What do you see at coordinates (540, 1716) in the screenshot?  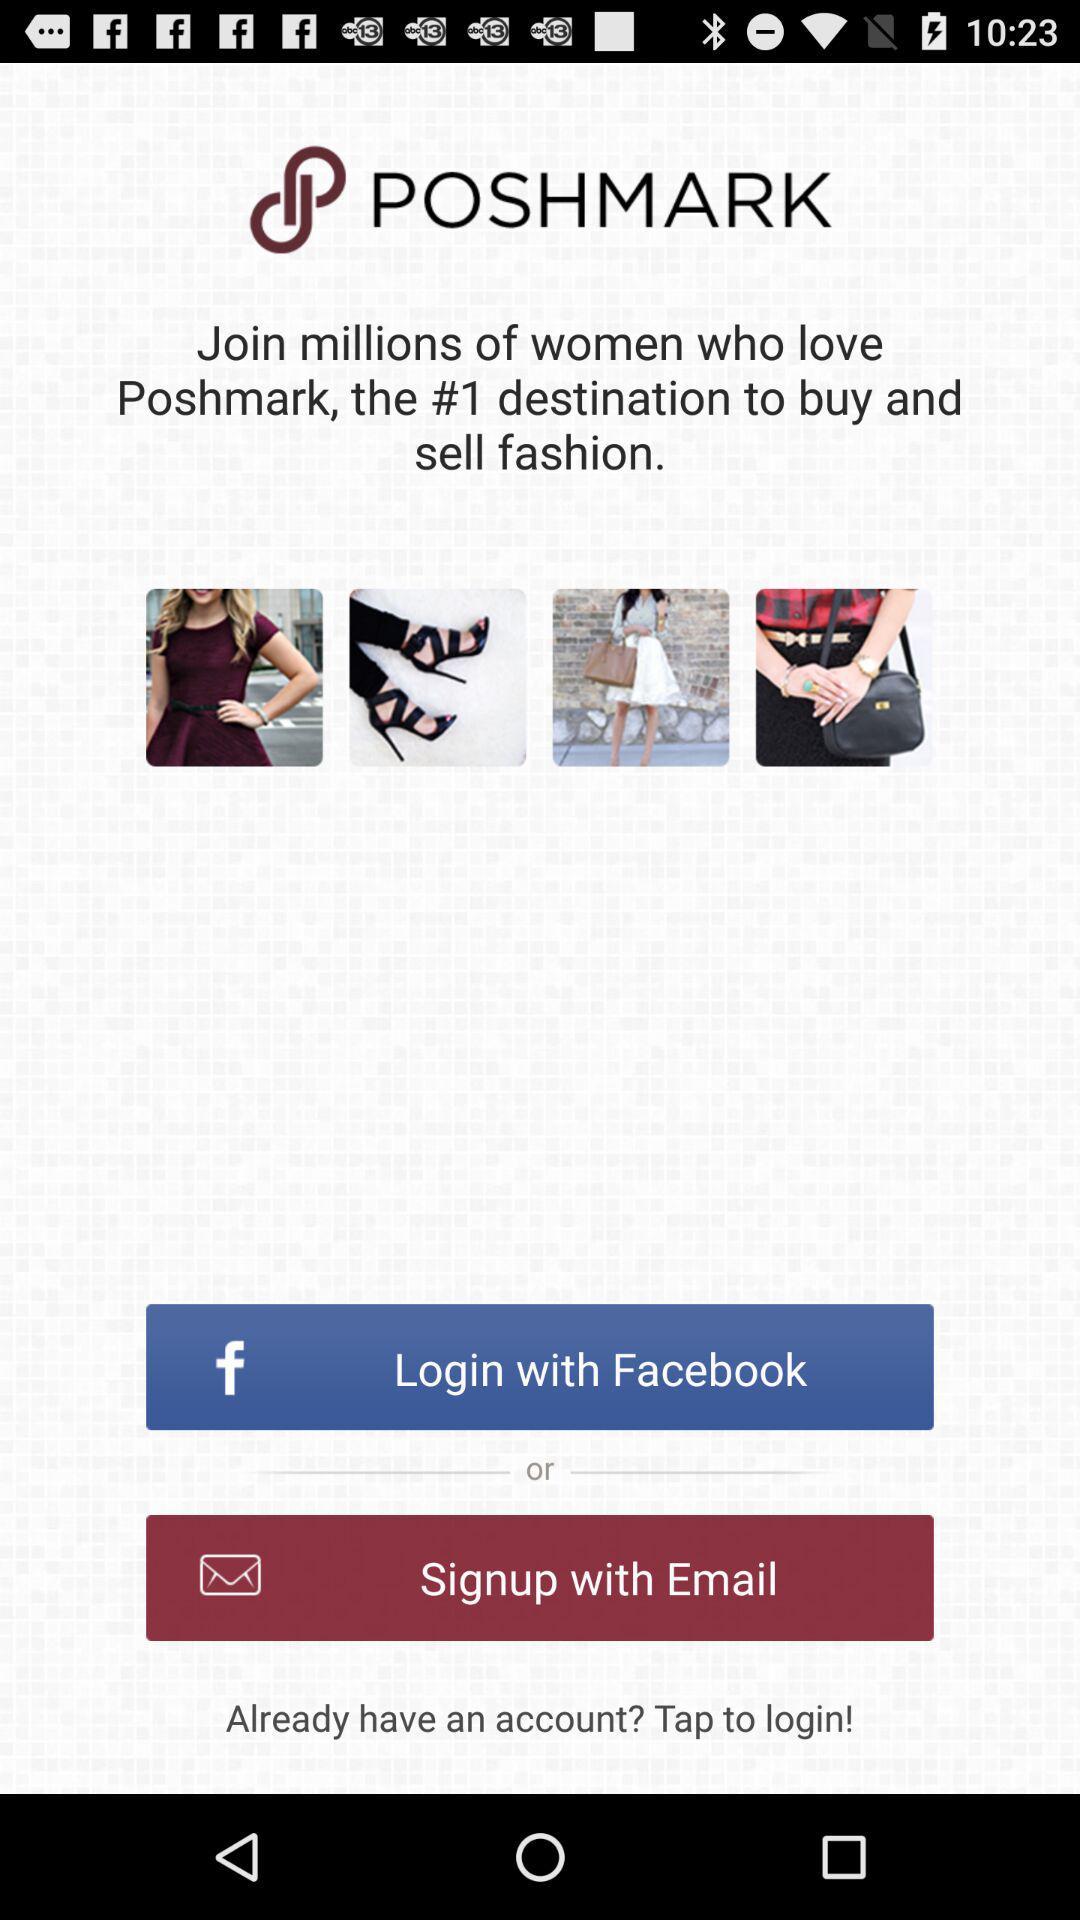 I see `the already have an item` at bounding box center [540, 1716].